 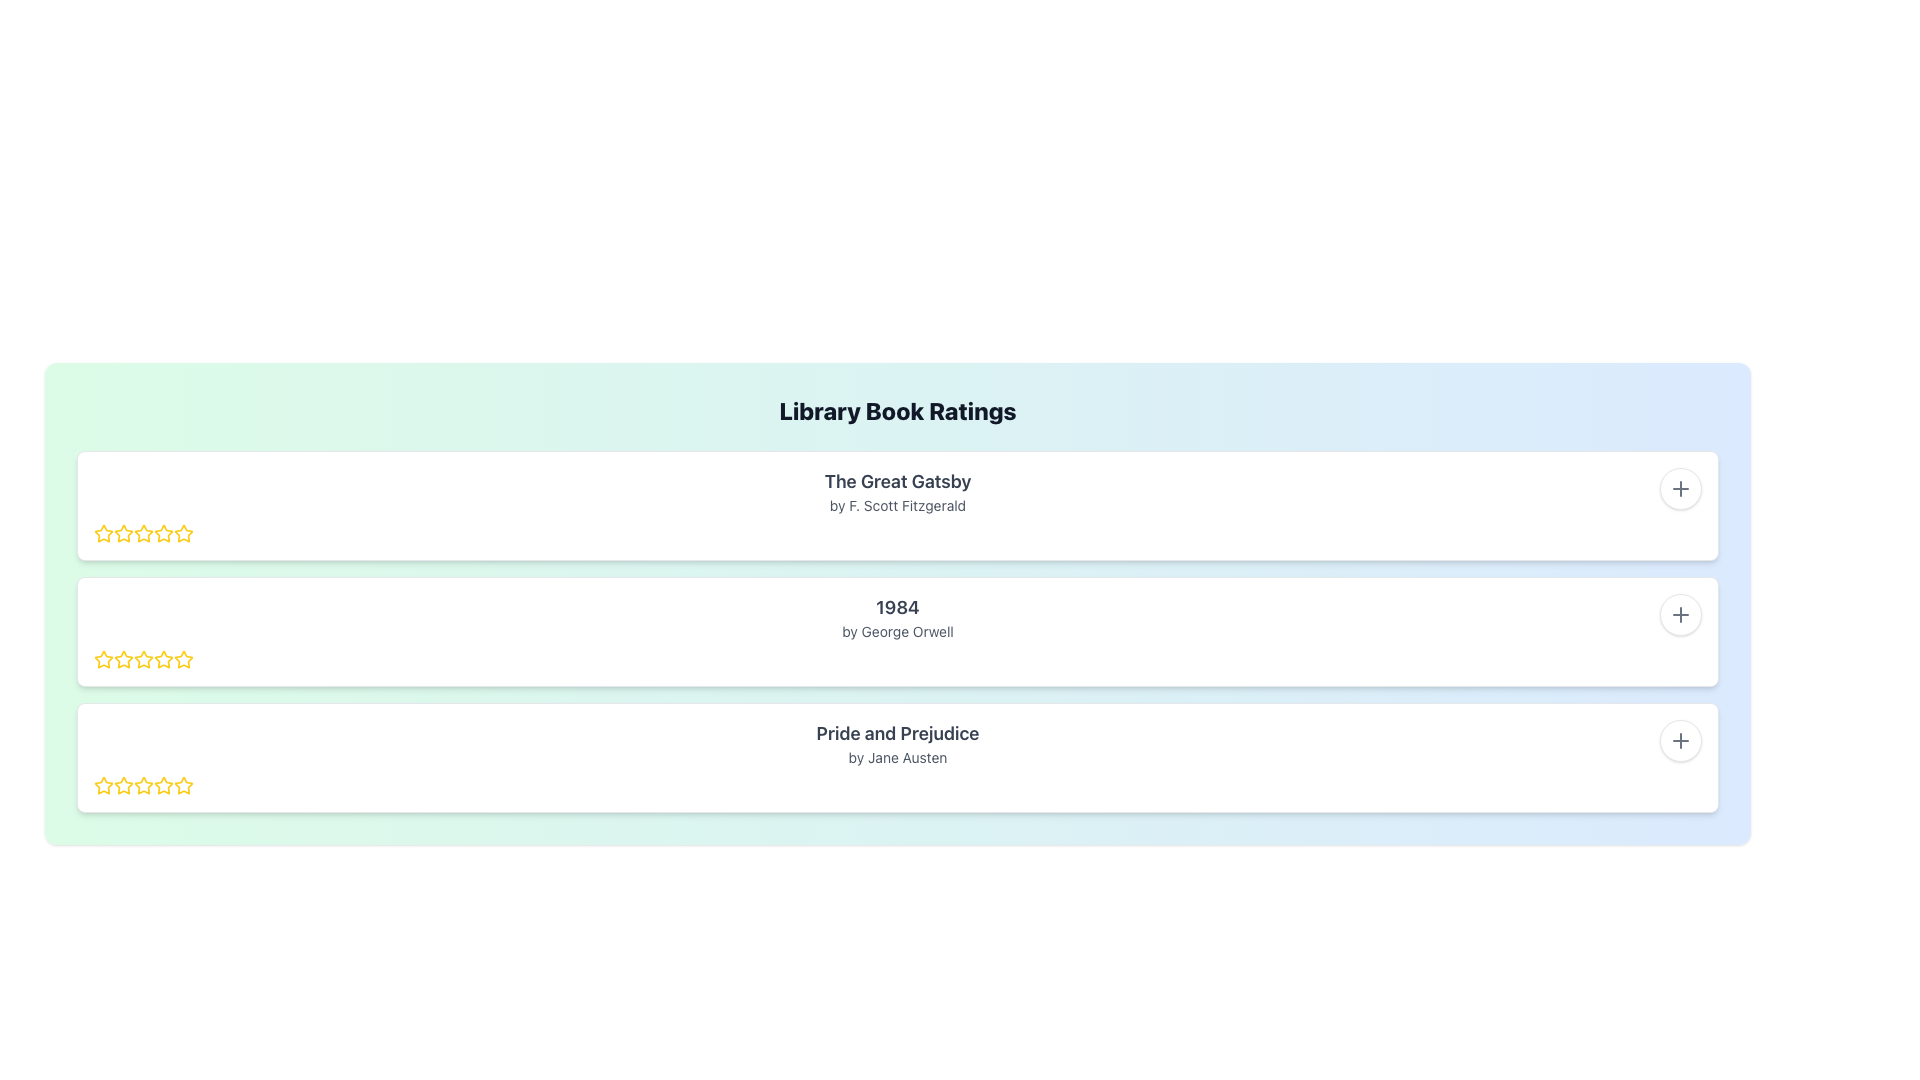 What do you see at coordinates (123, 785) in the screenshot?
I see `the third star icon representing a rating option for the book 'Pride and Prejudice'` at bounding box center [123, 785].